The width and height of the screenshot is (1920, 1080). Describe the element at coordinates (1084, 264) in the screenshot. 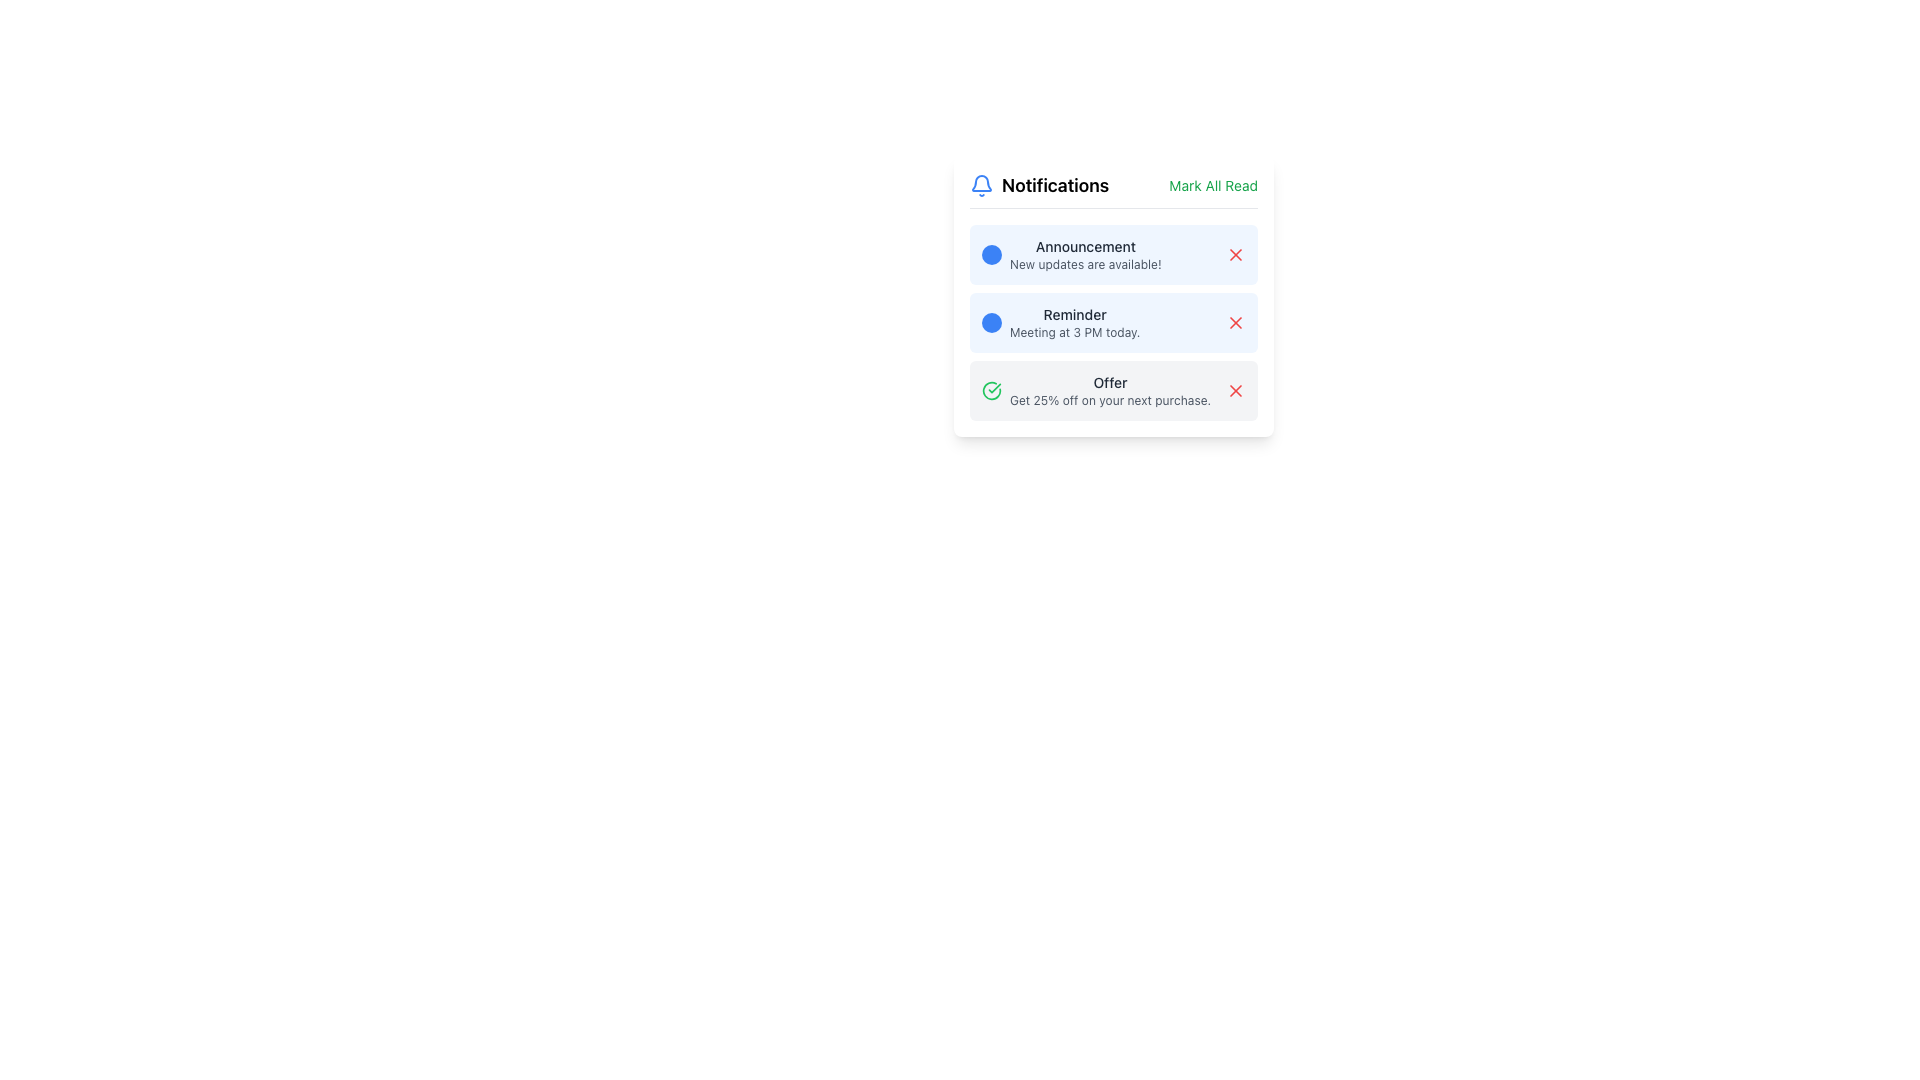

I see `informational text label located directly beneath the 'Announcement' text within the first notification item in the list` at that location.